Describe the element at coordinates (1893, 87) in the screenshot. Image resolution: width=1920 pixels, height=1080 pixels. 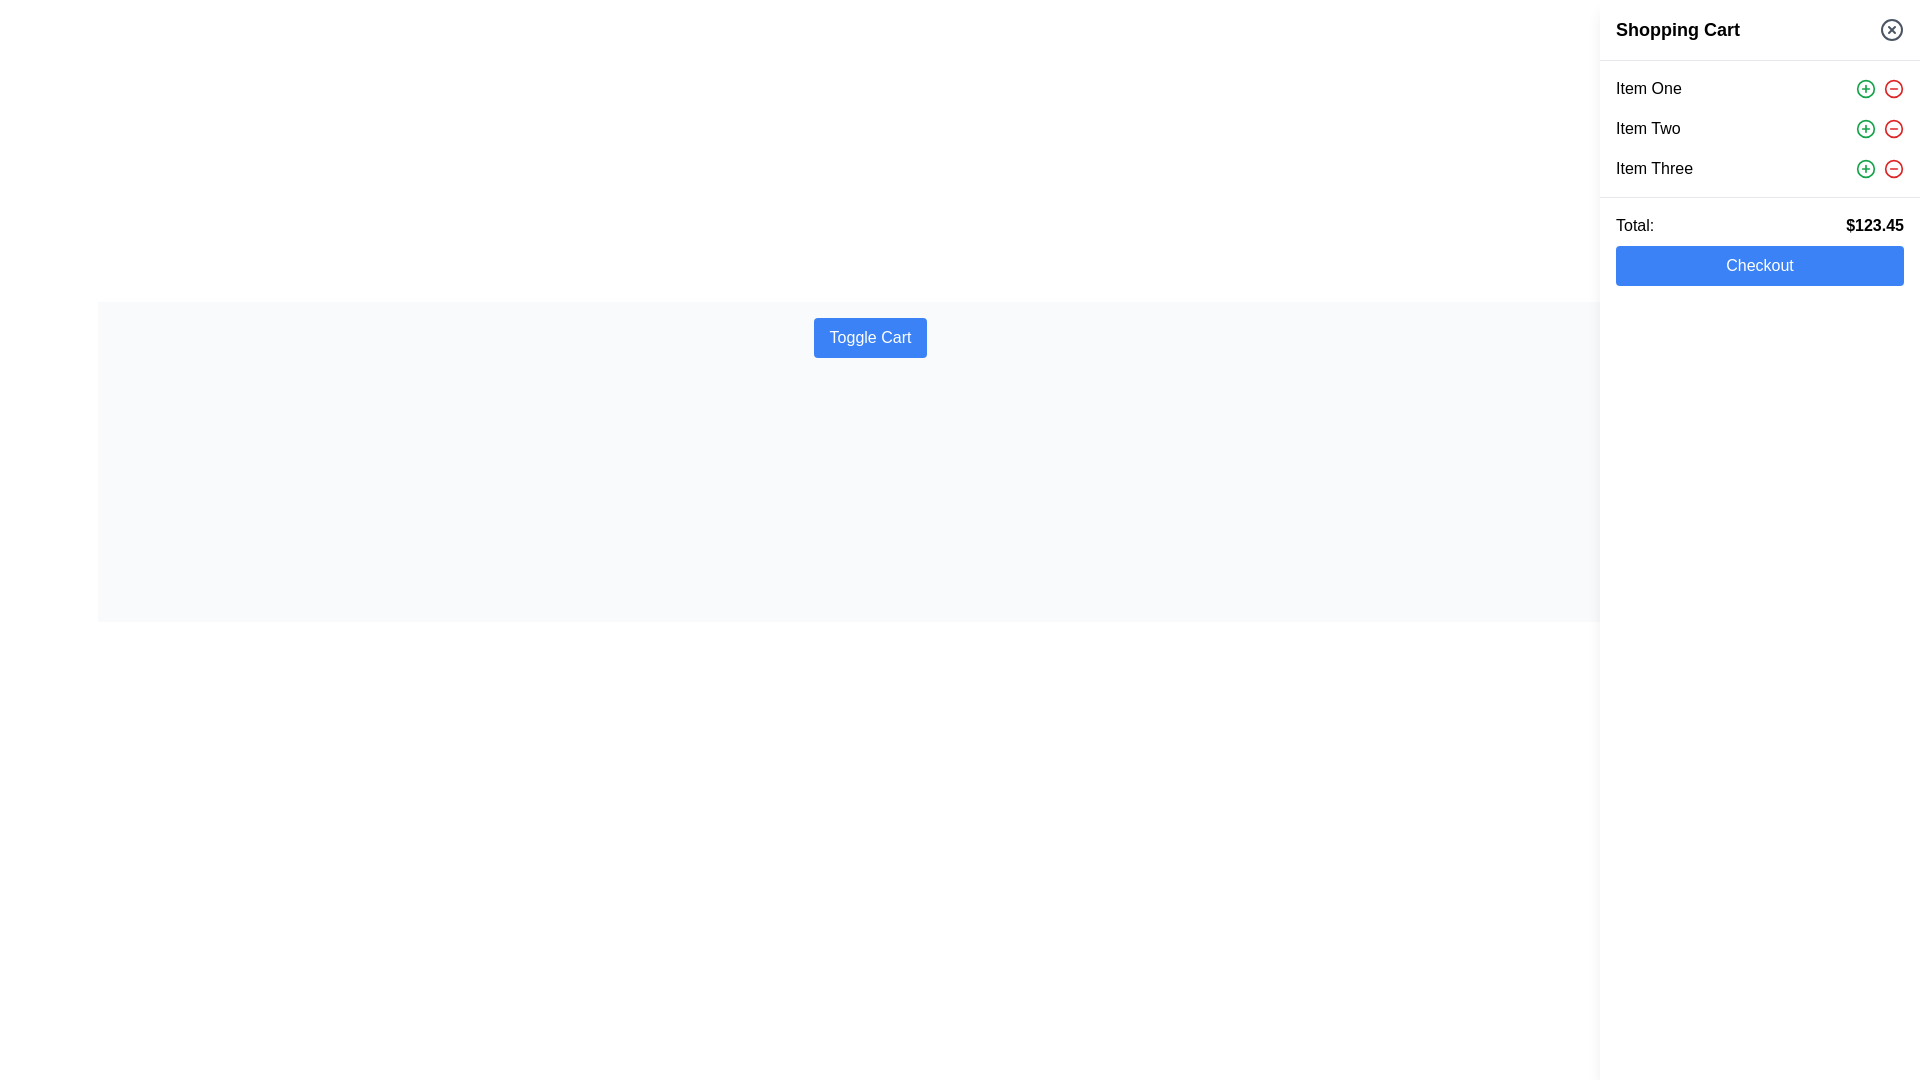
I see `the button to decrease the quantity for Item One, which is the second button in the rightmost column of controls` at that location.